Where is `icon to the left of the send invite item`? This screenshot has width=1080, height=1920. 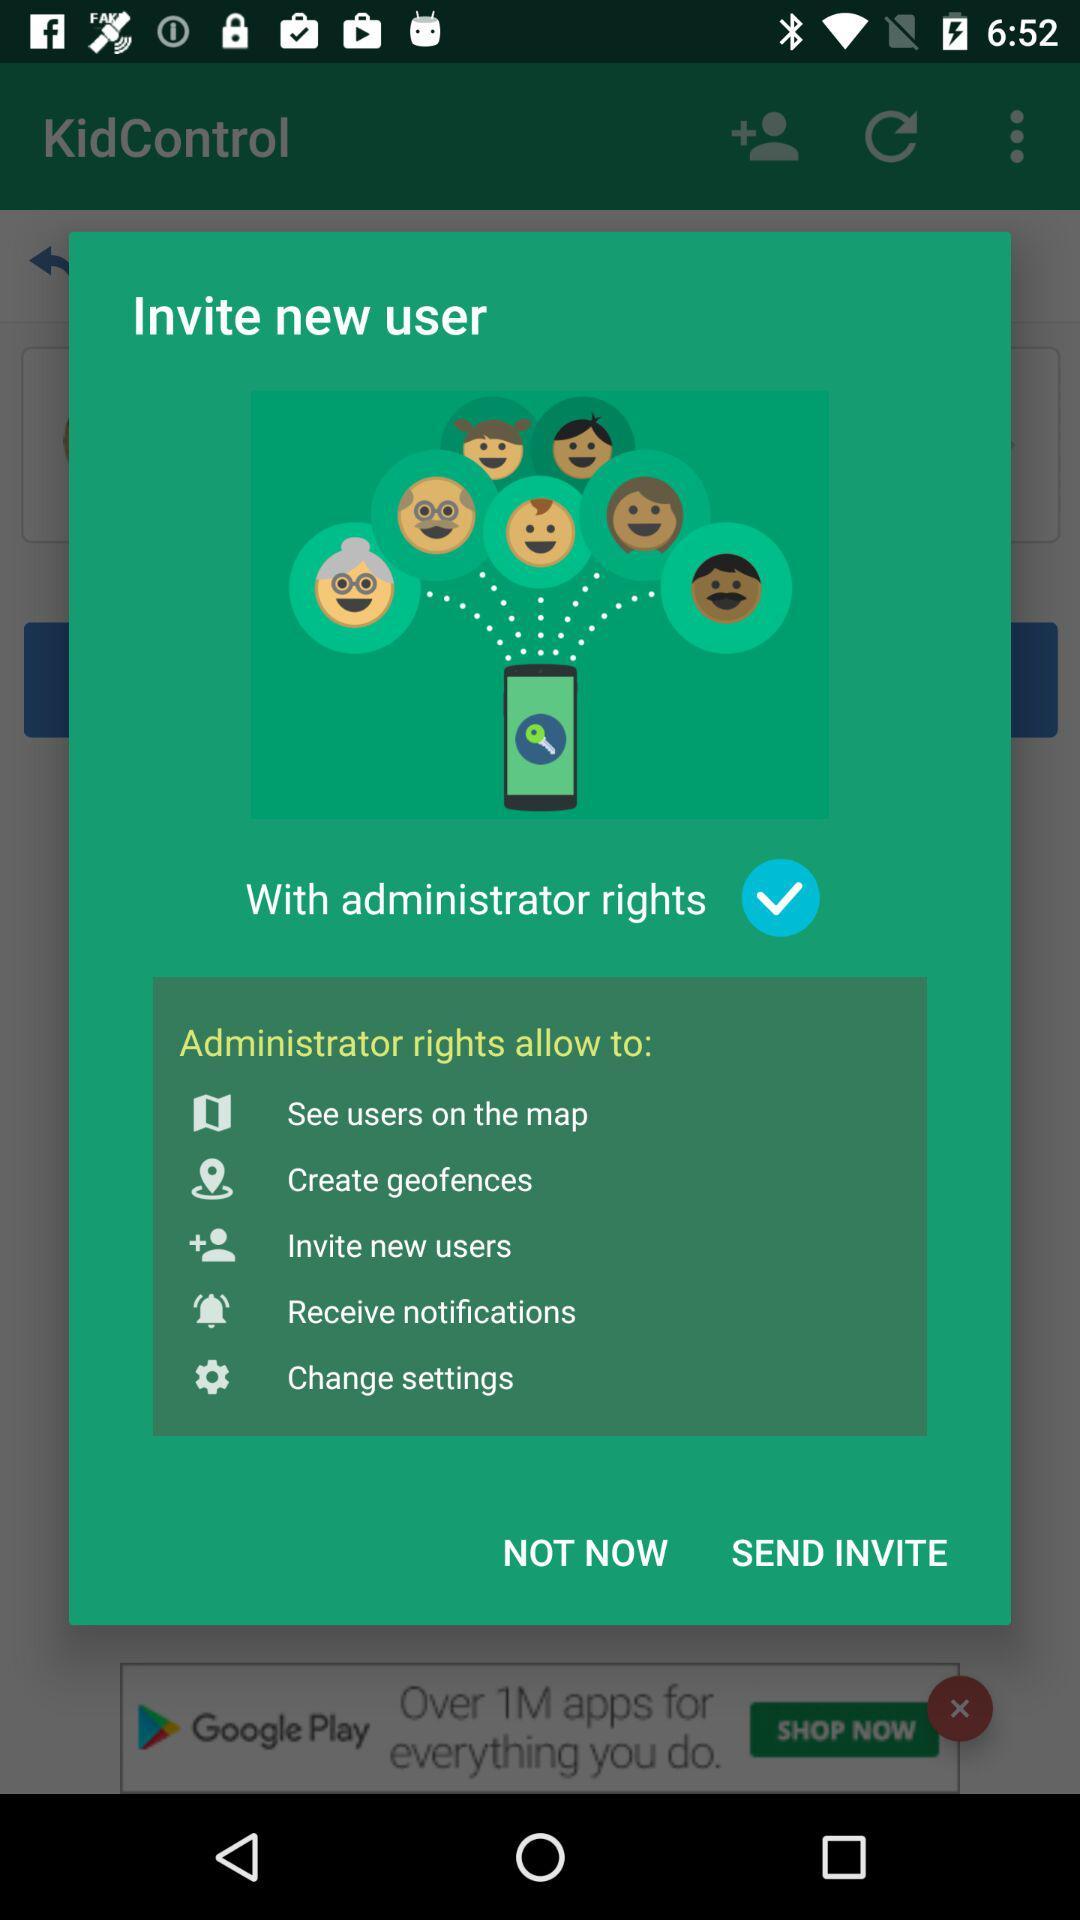
icon to the left of the send invite item is located at coordinates (585, 1550).